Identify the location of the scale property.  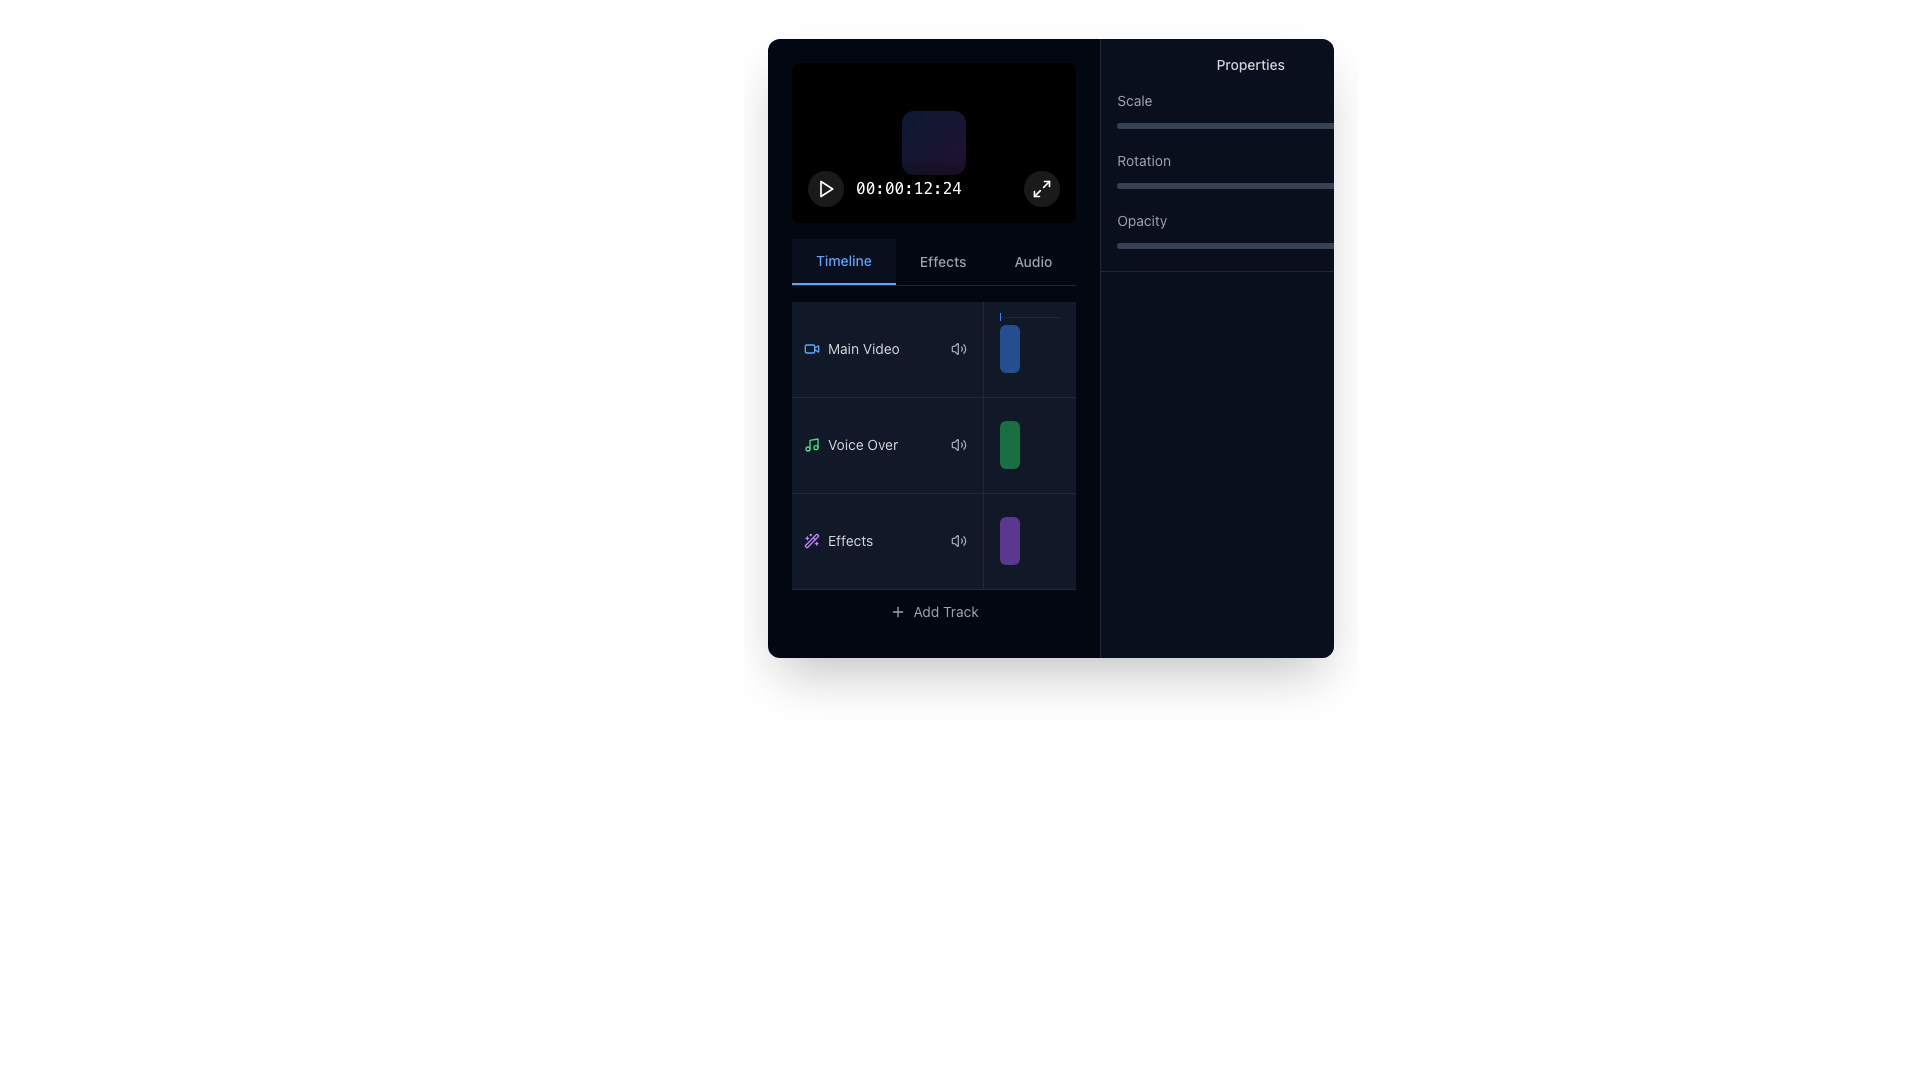
(1165, 126).